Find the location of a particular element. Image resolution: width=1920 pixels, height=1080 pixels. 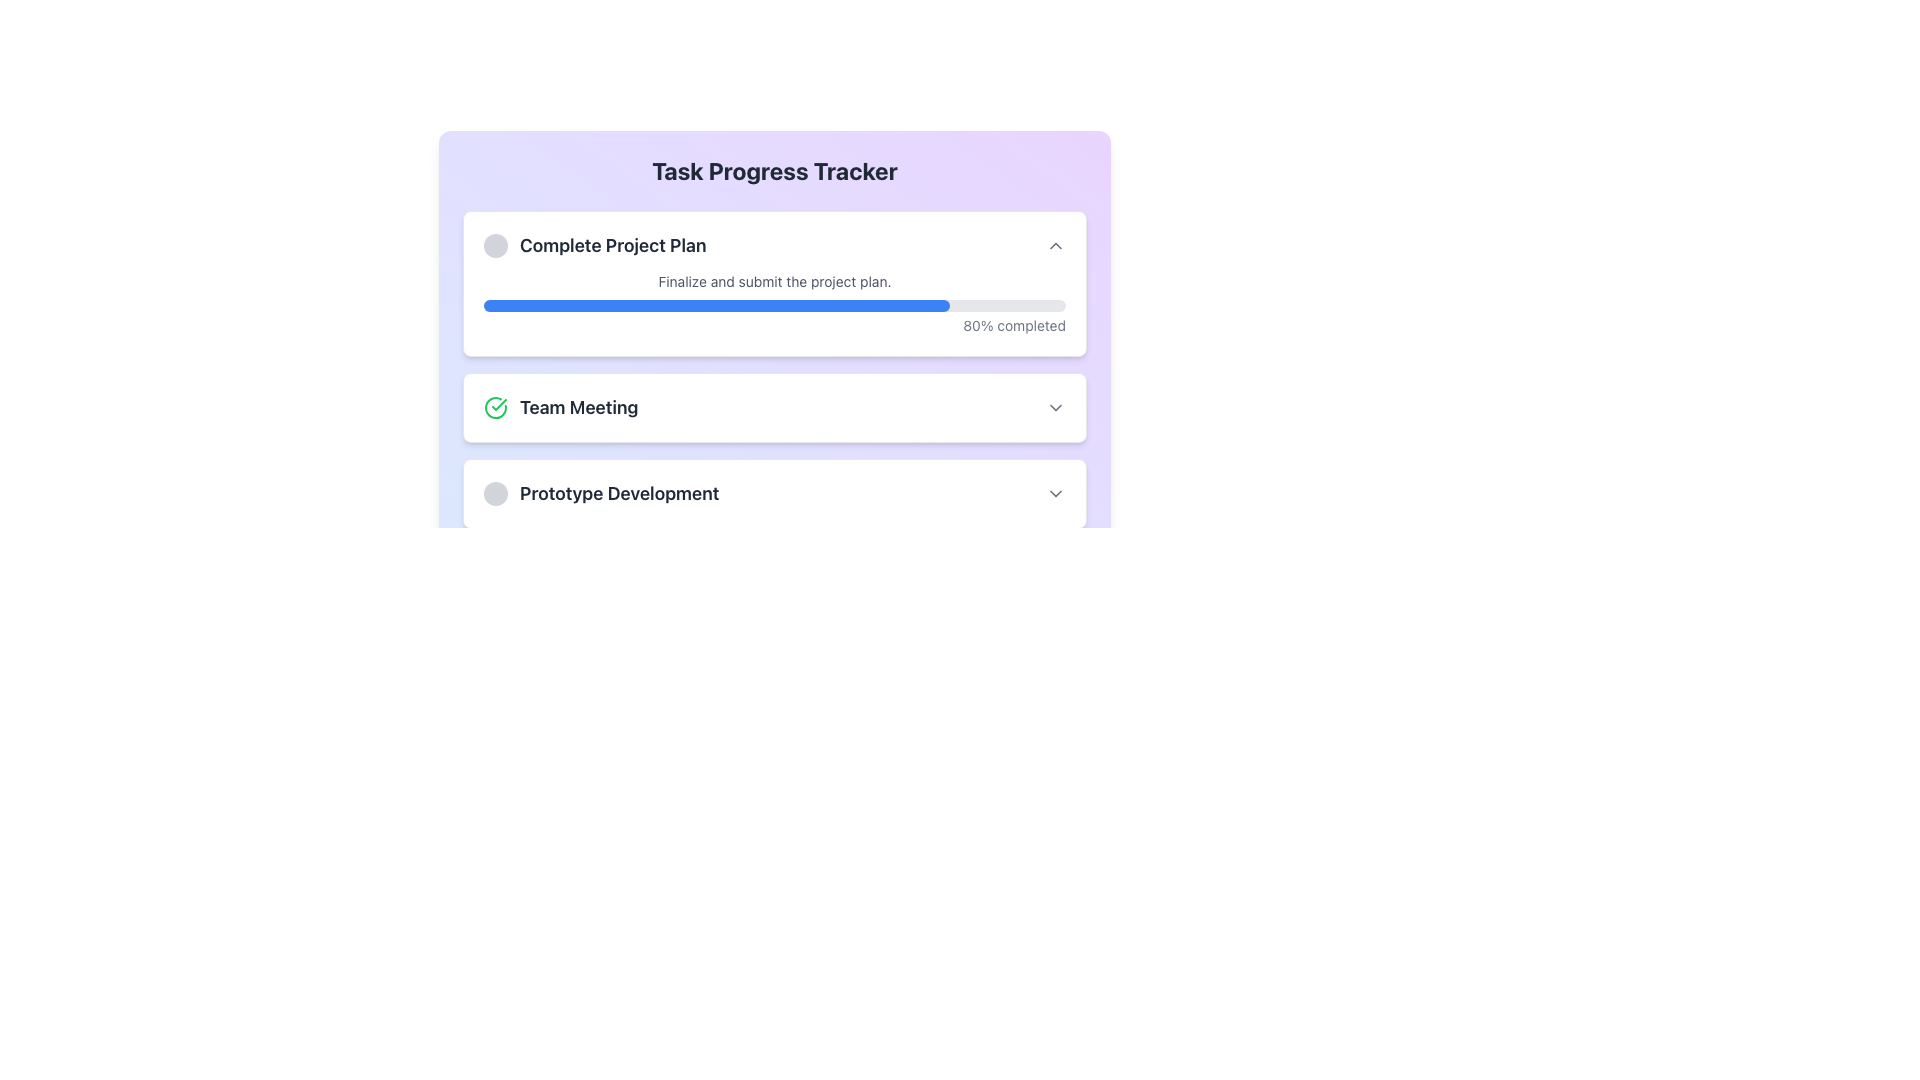

the progress bar indicating 80% completion, located within the 'Complete Project Plan' card is located at coordinates (773, 316).